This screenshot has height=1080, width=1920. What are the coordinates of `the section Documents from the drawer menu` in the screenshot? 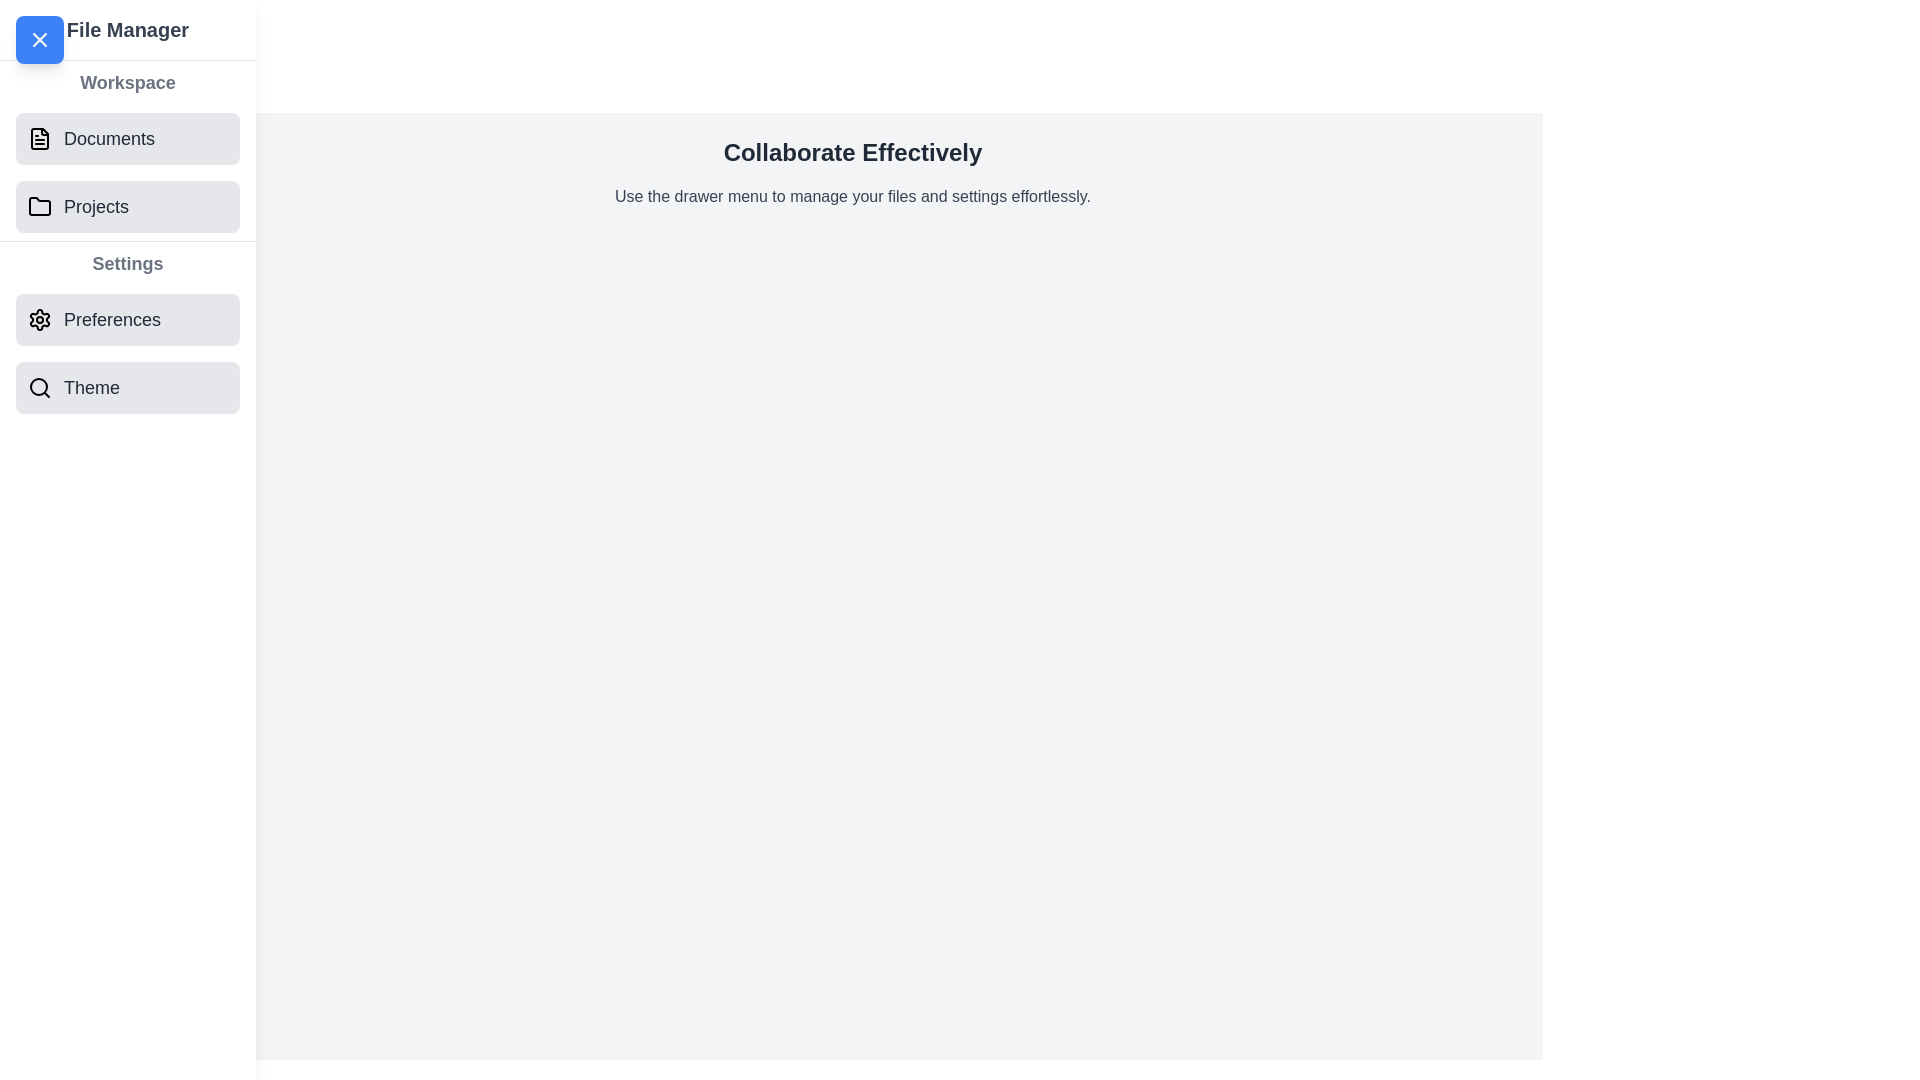 It's located at (127, 137).